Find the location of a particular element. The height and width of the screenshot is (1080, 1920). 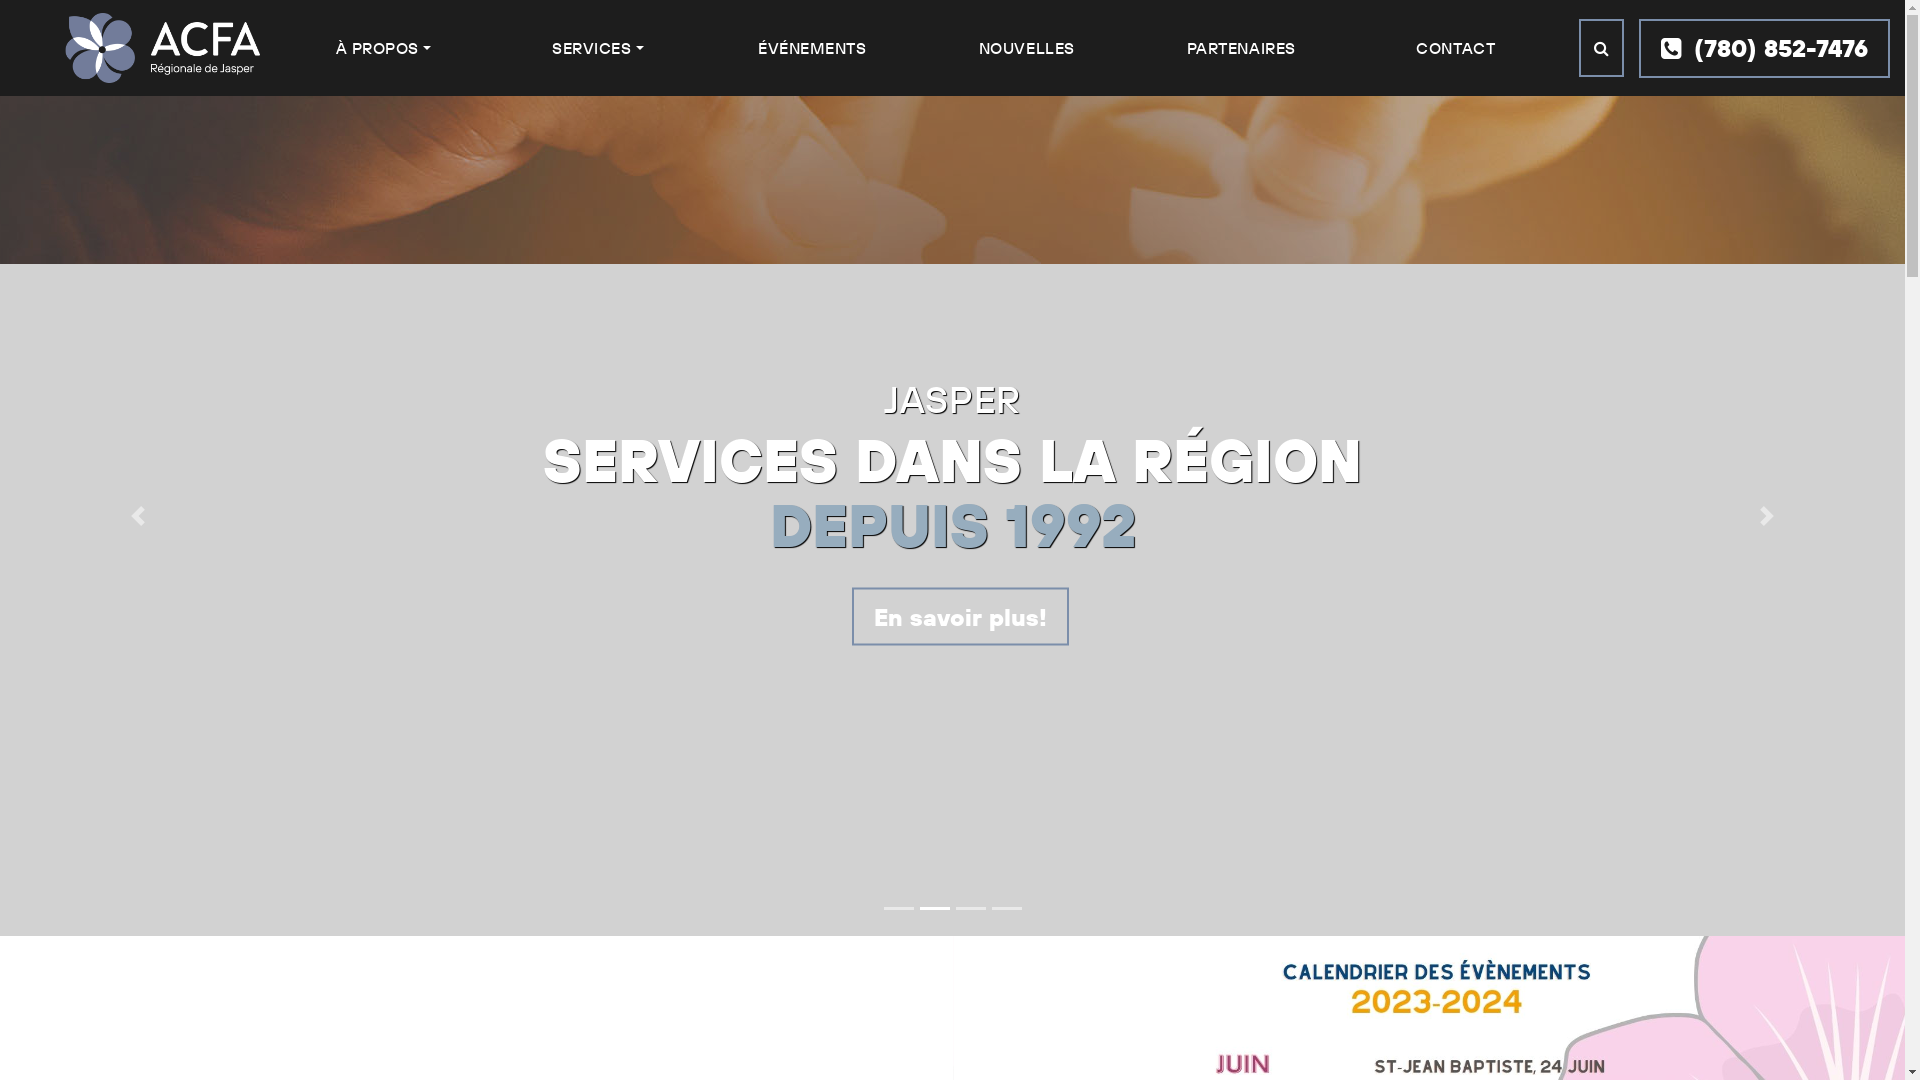

'NOUVELLES' is located at coordinates (964, 46).